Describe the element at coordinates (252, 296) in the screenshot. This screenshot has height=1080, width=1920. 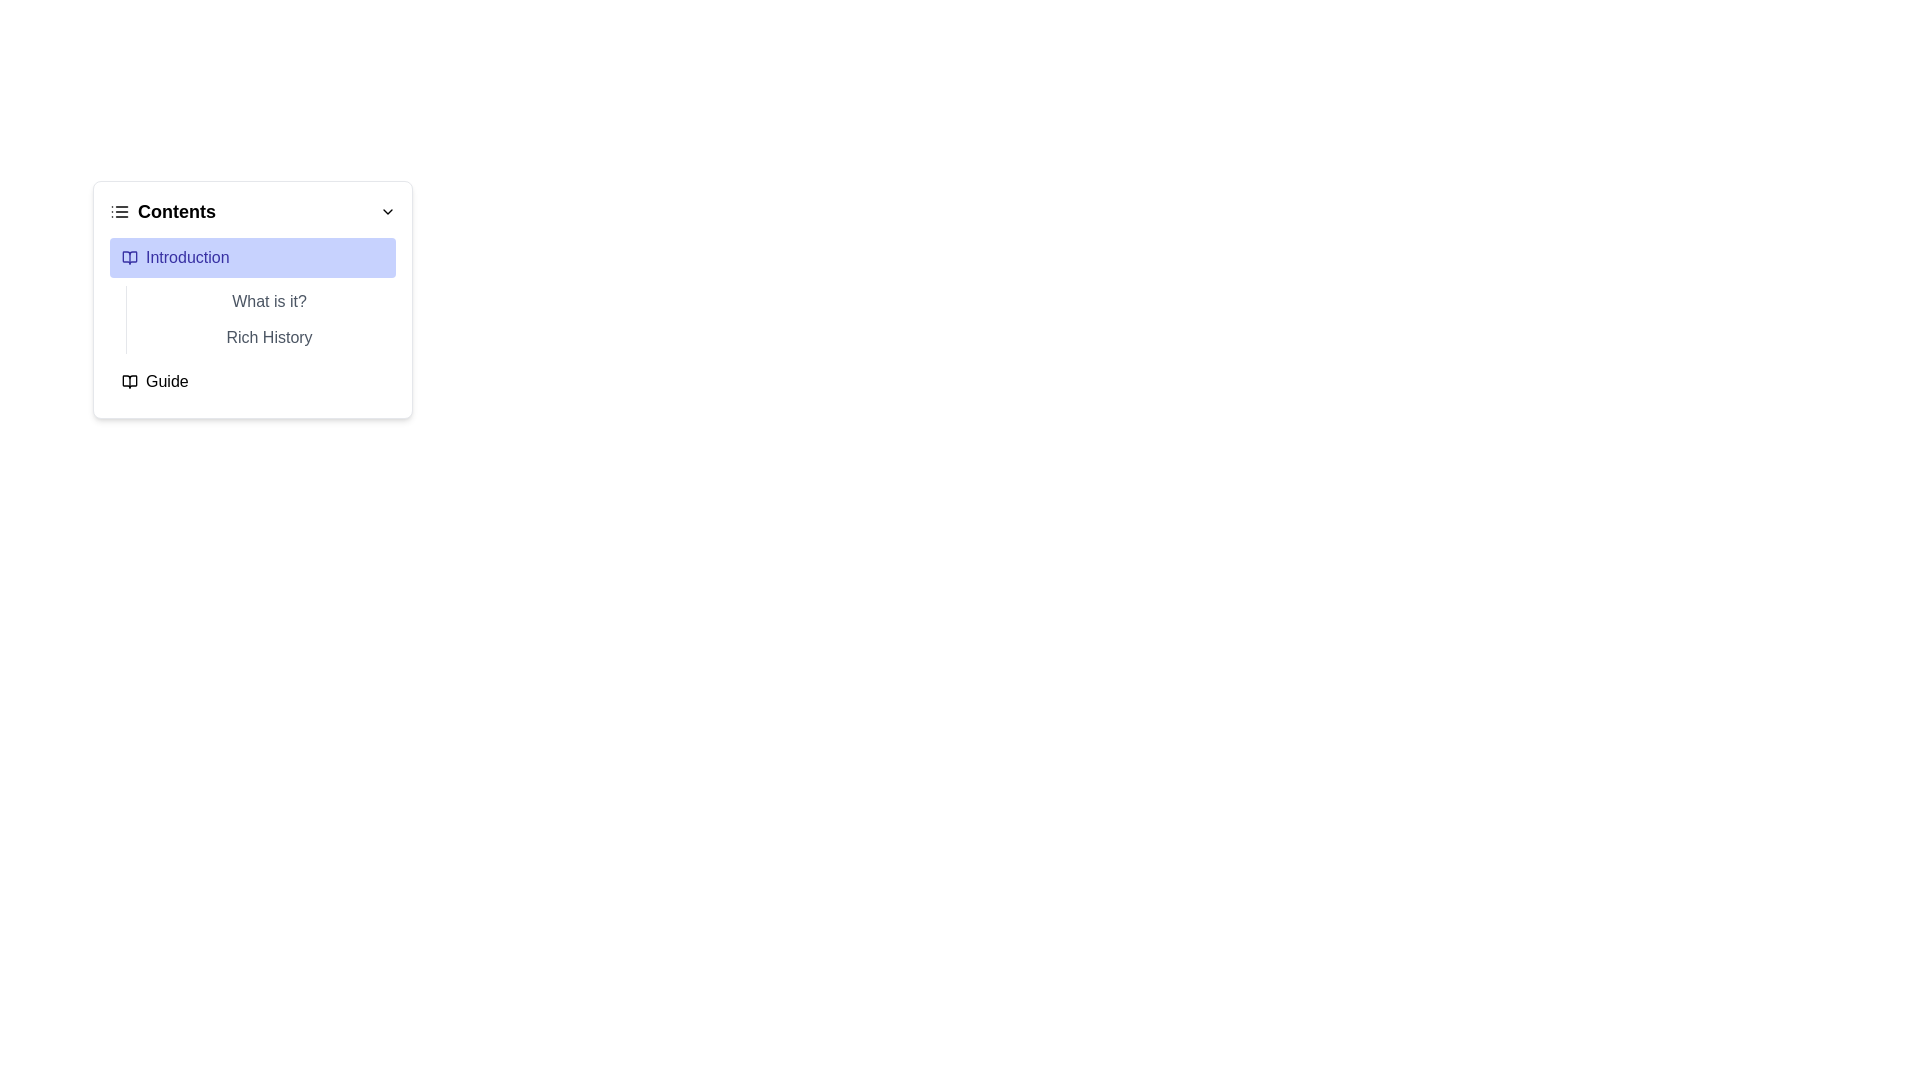
I see `textual content block located beneath the 'Introduction' header in the sidebar, containing the lines 'What is it?' and 'Rich History'` at that location.